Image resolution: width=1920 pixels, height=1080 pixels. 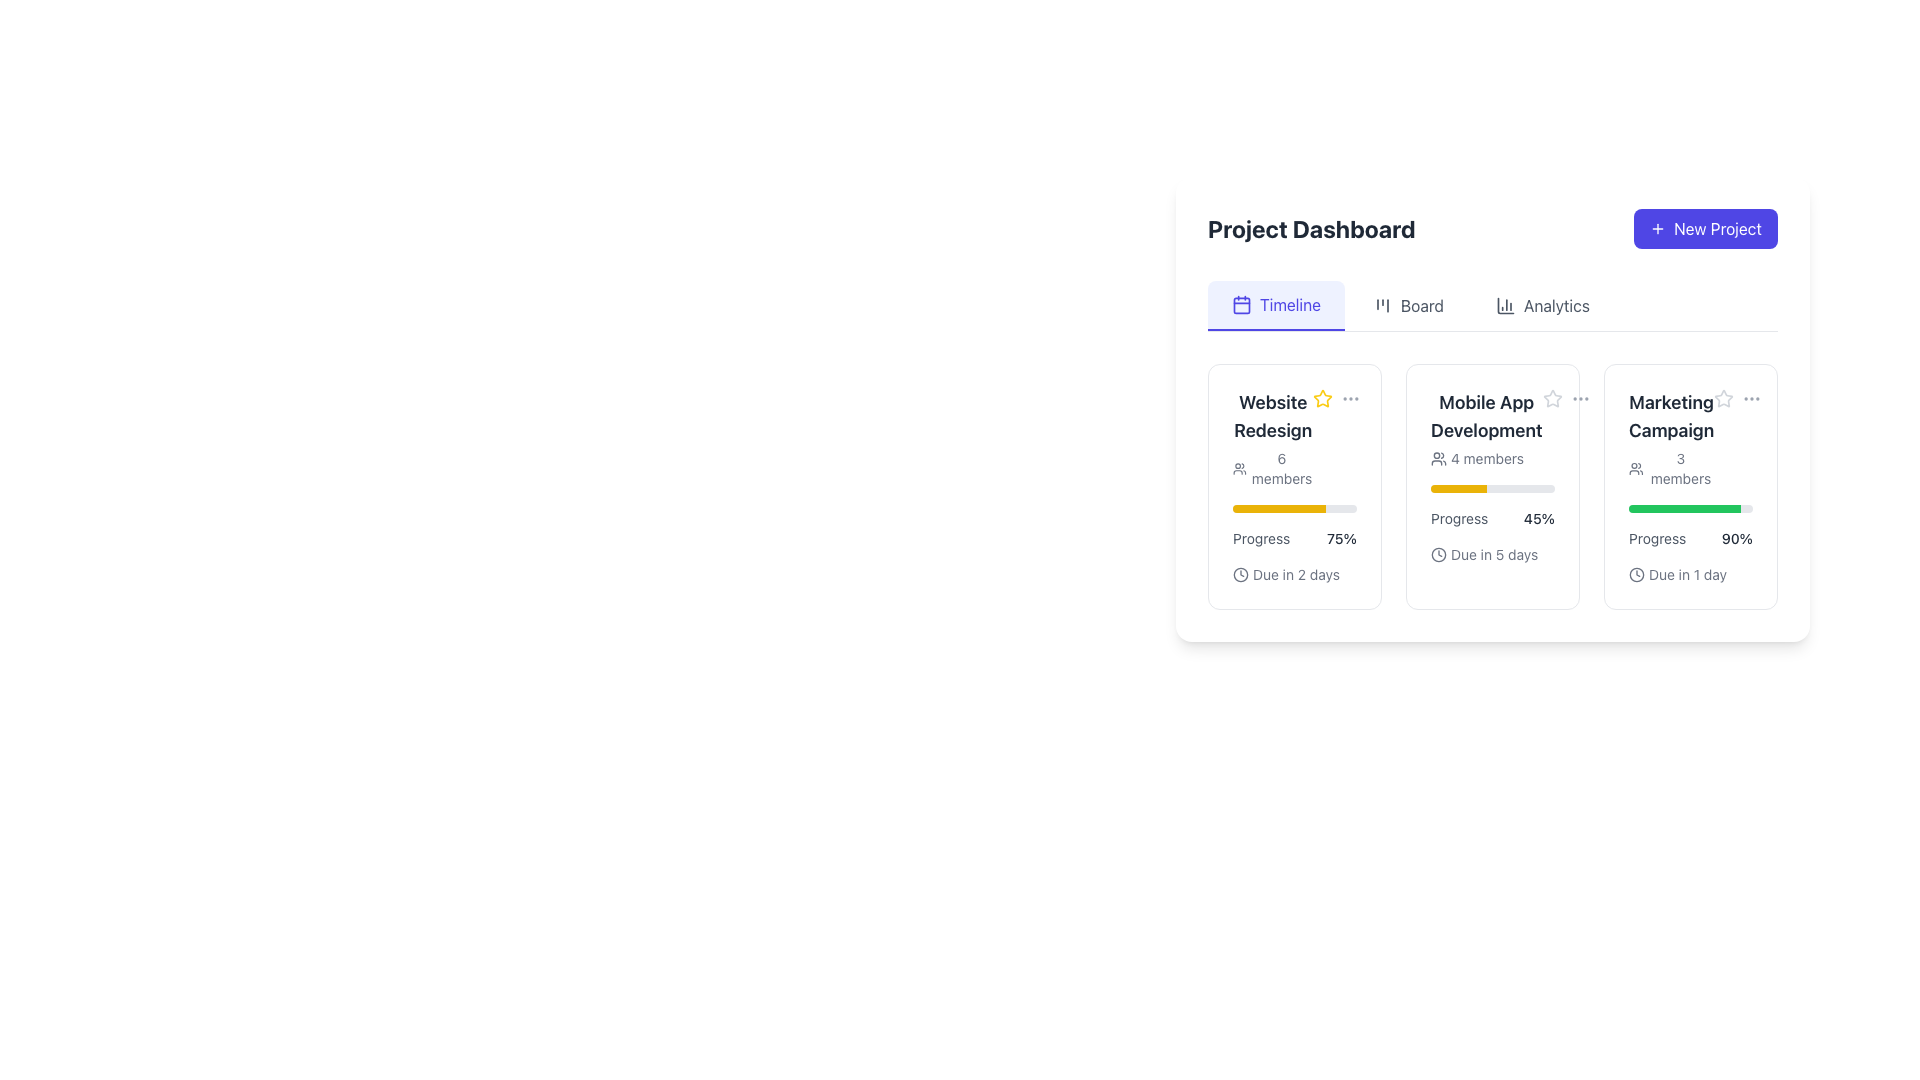 What do you see at coordinates (1687, 574) in the screenshot?
I see `text label 'Due in 1 day' located in the 'Marketing Campaign' project card, positioned at the bottom right next to the progress bar and to the right of the clock icon` at bounding box center [1687, 574].